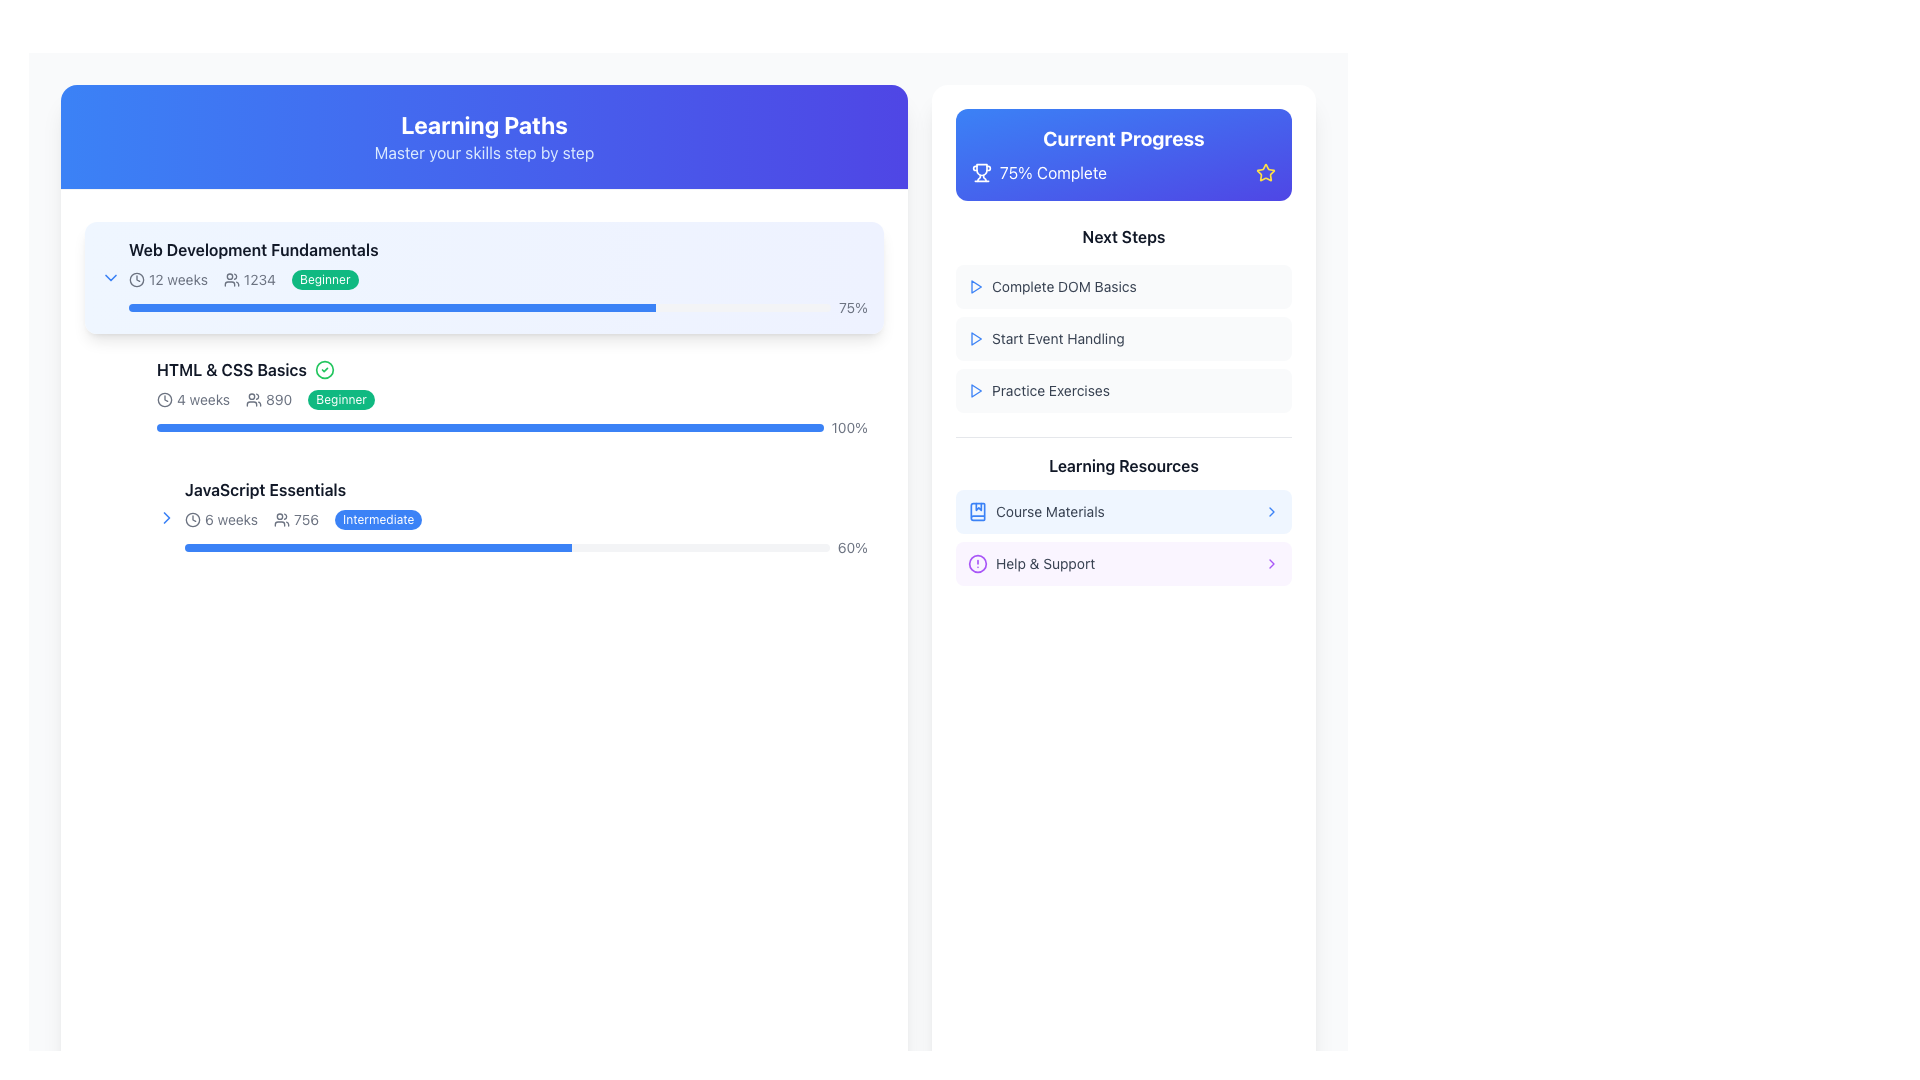 This screenshot has width=1920, height=1080. Describe the element at coordinates (136, 280) in the screenshot. I see `the decorative SVG circle that is part of the clock icon located to the left of the '12 weeks' text in the 'Web Development Fundamentals' section` at that location.